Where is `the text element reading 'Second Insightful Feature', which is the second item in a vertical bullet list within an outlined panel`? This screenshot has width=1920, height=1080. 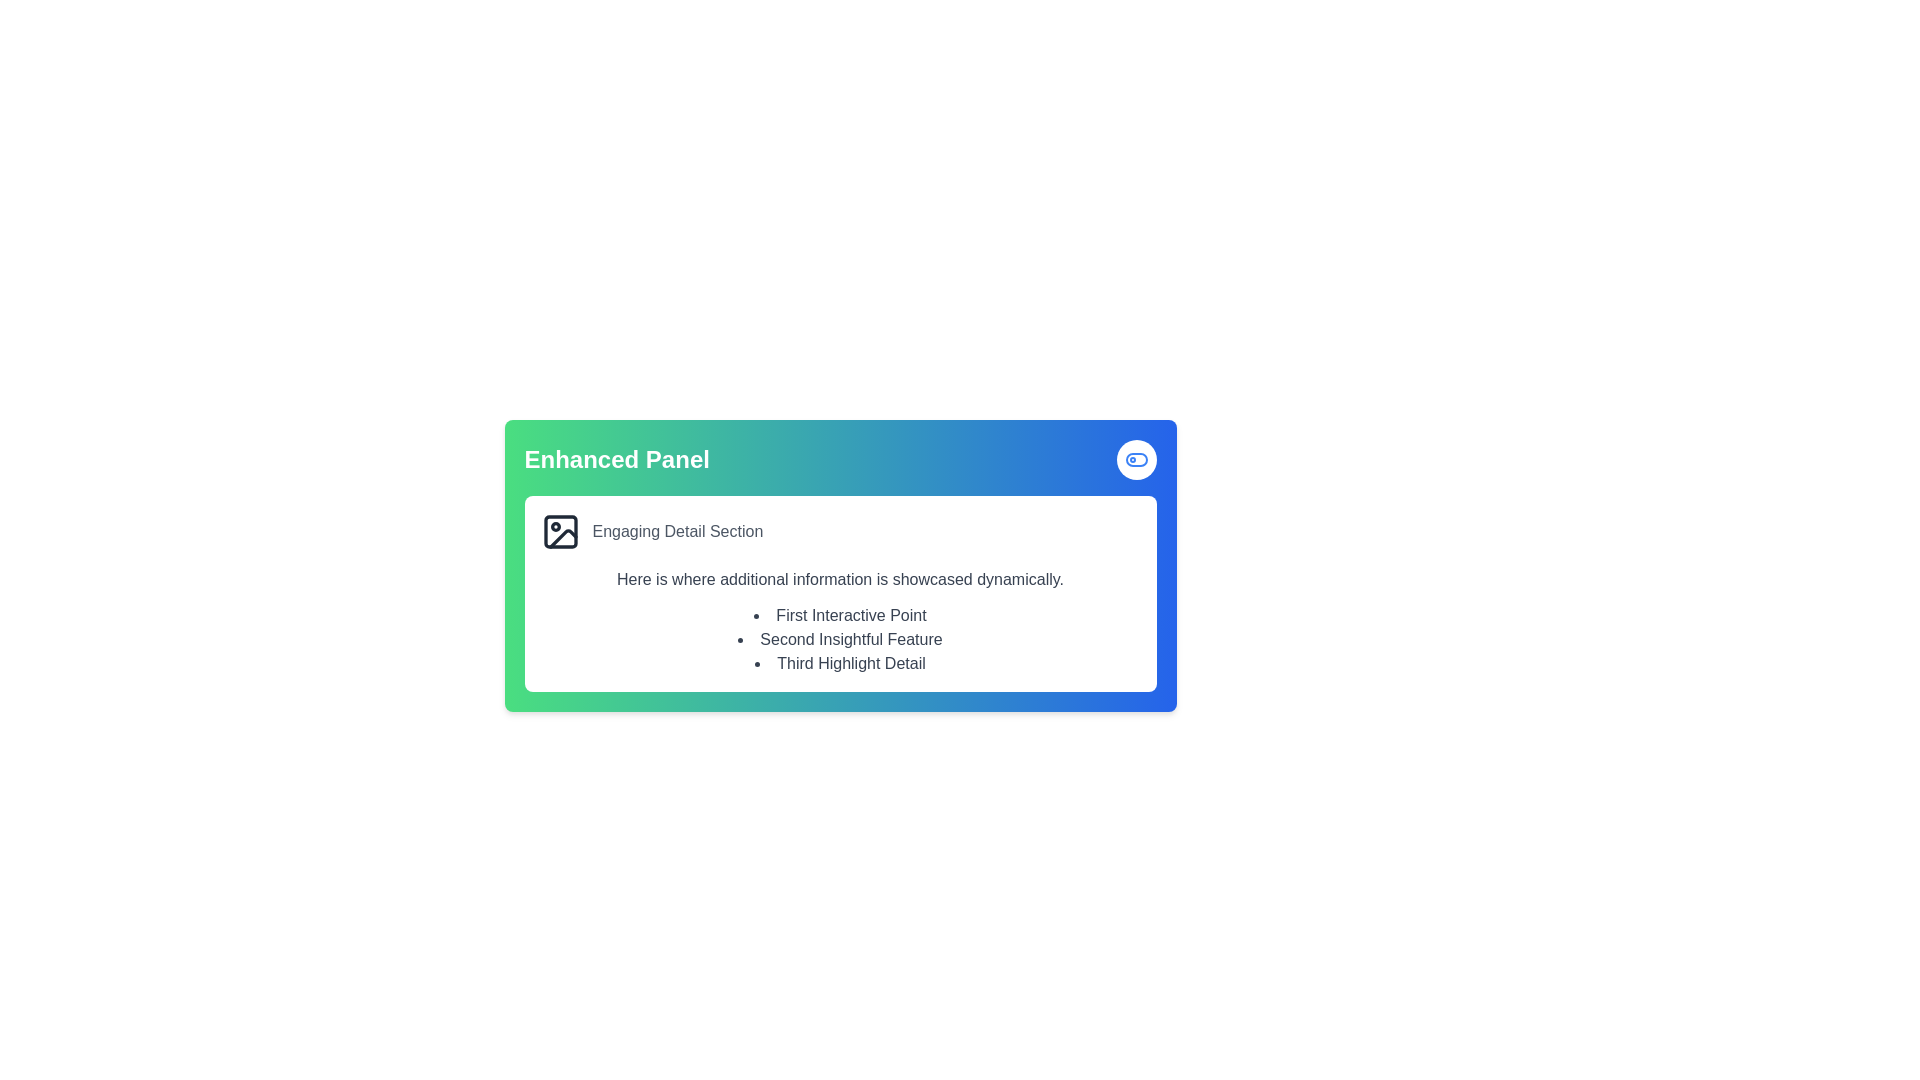
the text element reading 'Second Insightful Feature', which is the second item in a vertical bullet list within an outlined panel is located at coordinates (840, 640).